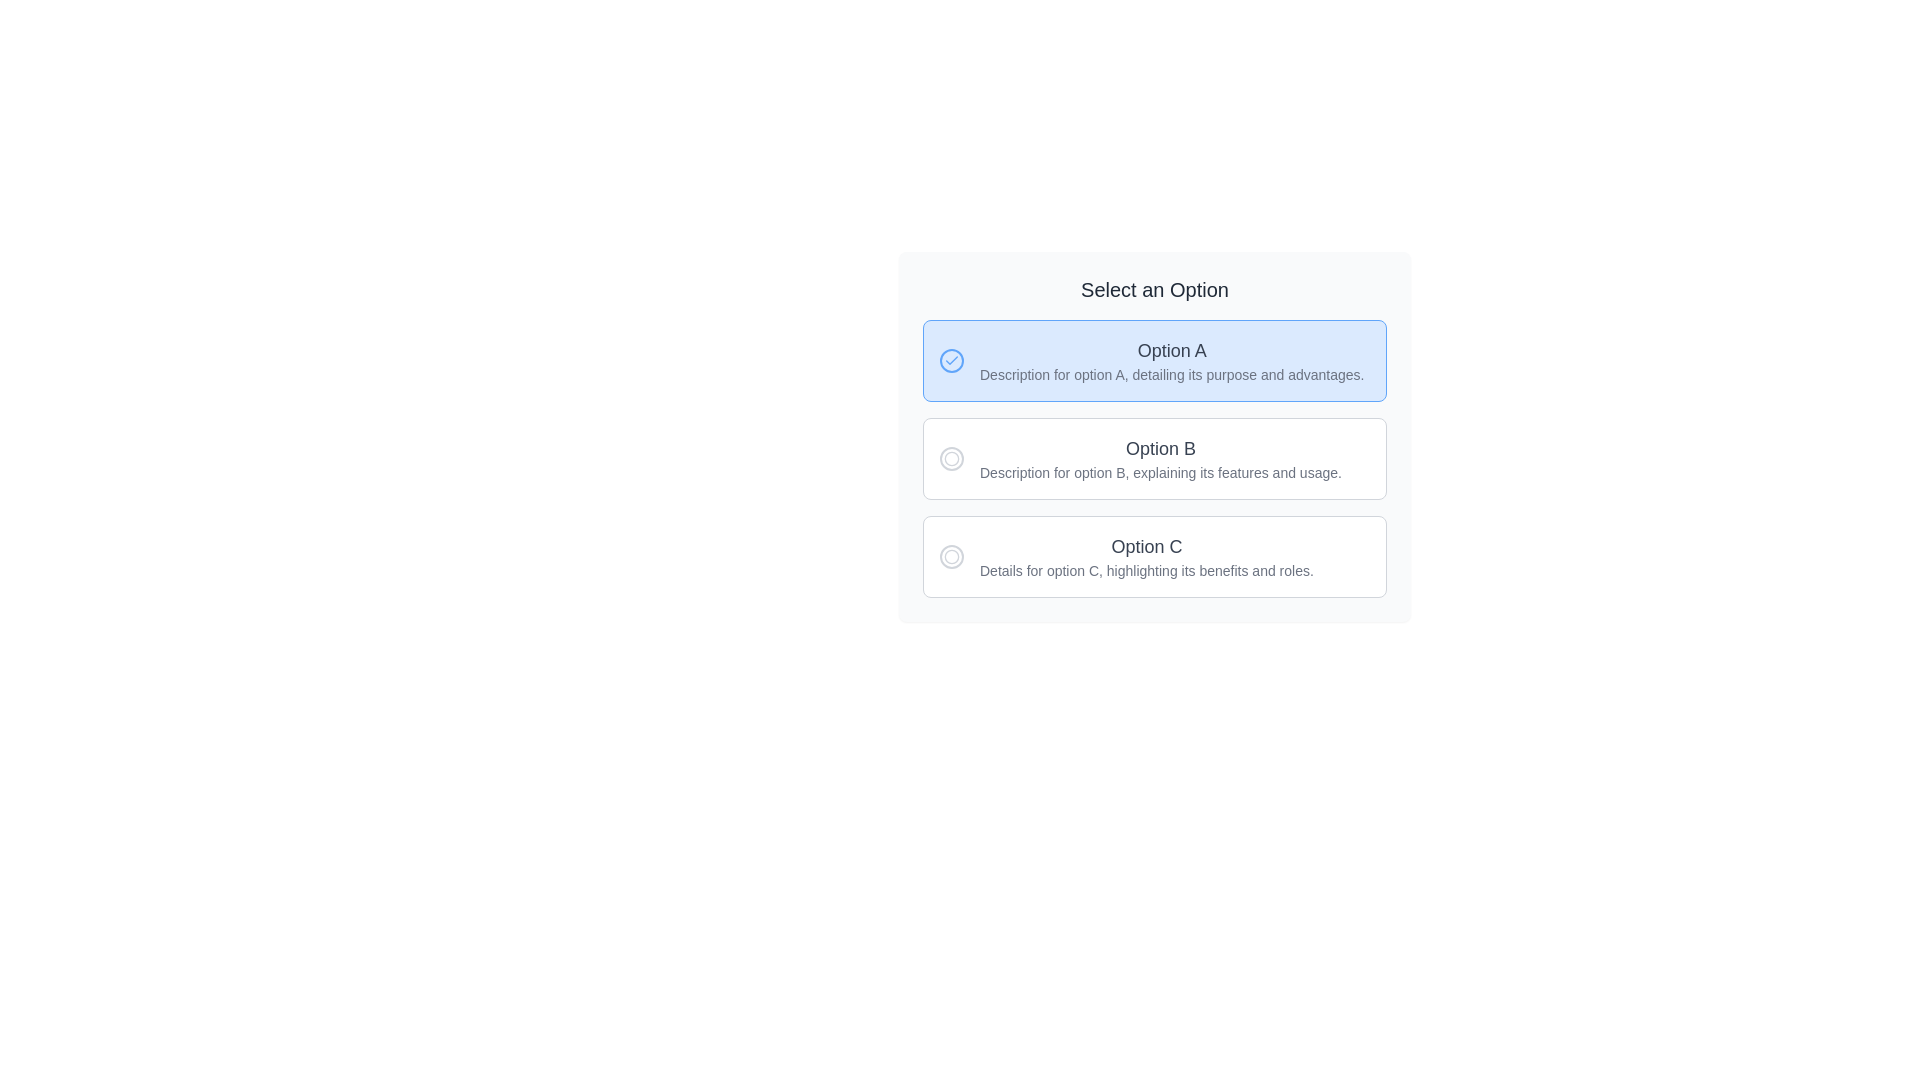 The height and width of the screenshot is (1080, 1920). I want to click on the text label displaying 'Option B', which is styled in gray color and located within a selectable option group, situated between 'Option A' and 'Option C', so click(1161, 447).